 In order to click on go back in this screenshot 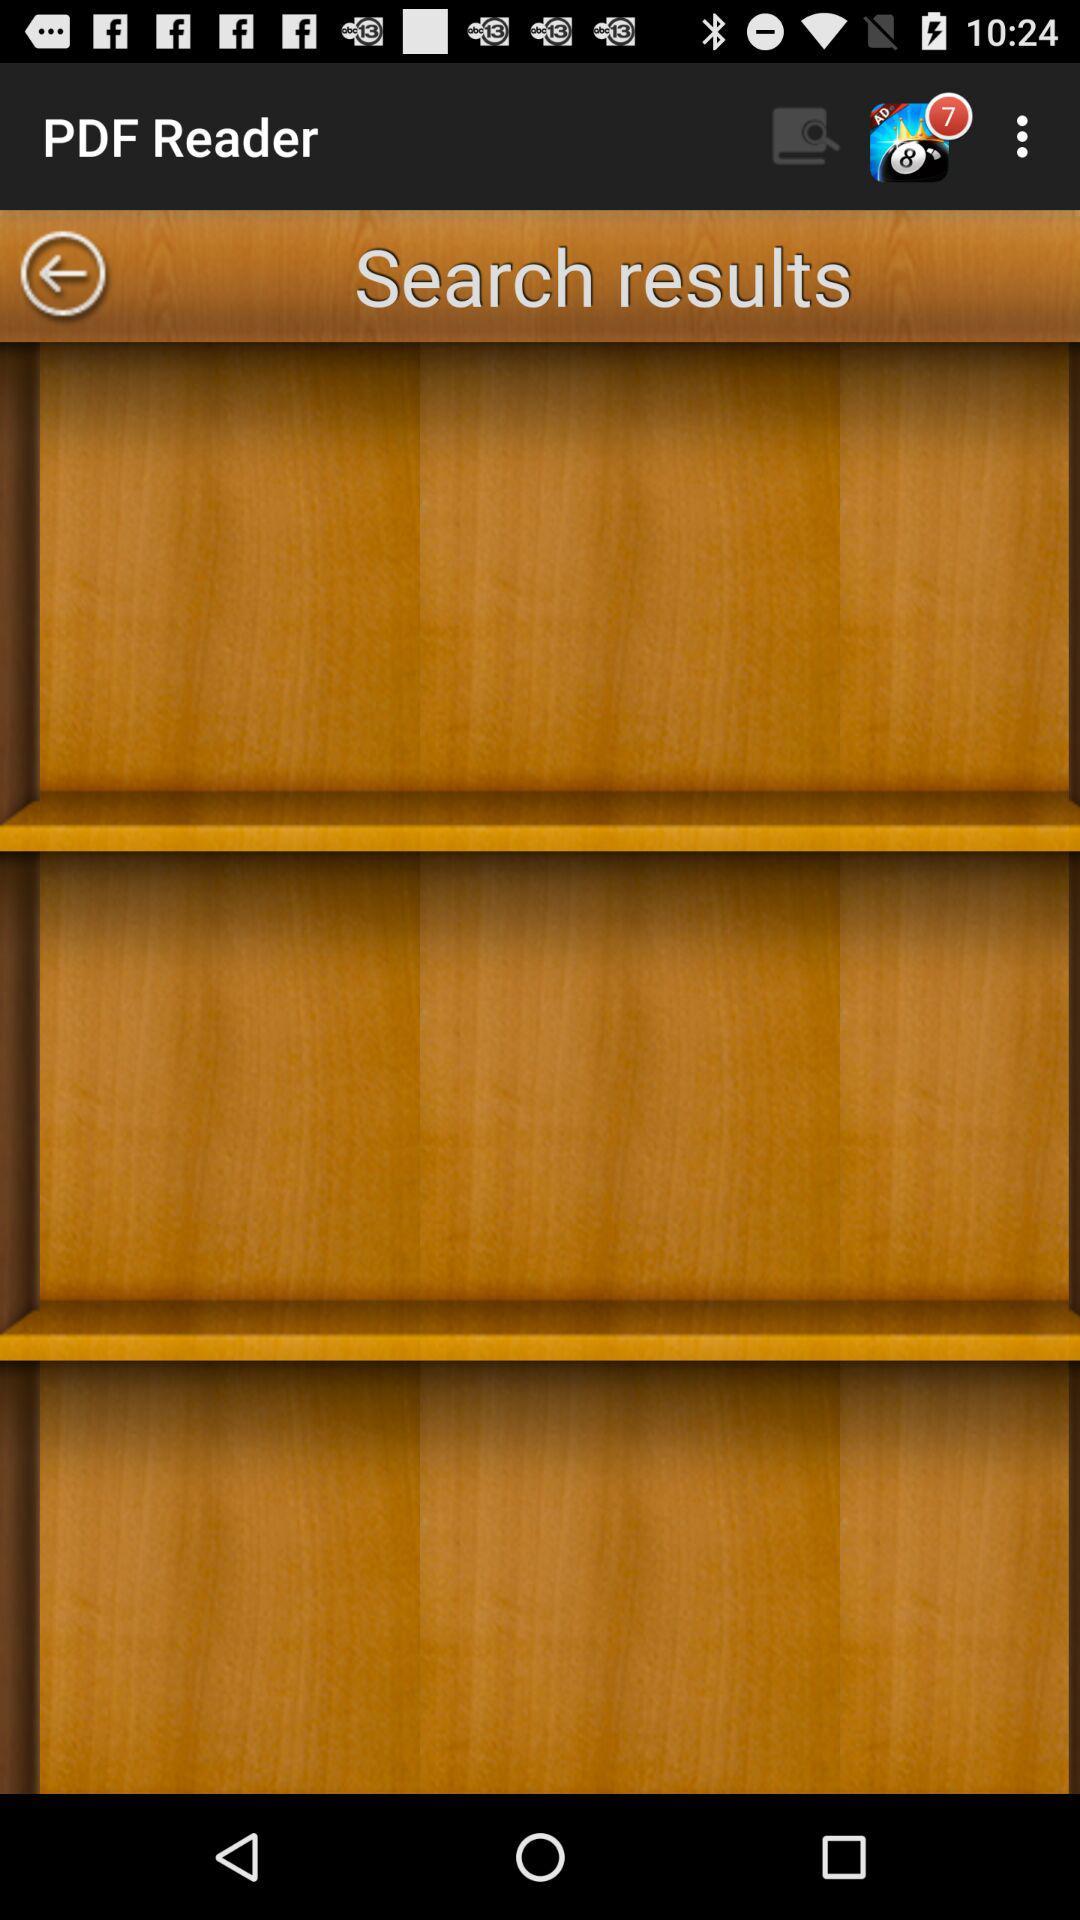, I will do `click(61, 274)`.